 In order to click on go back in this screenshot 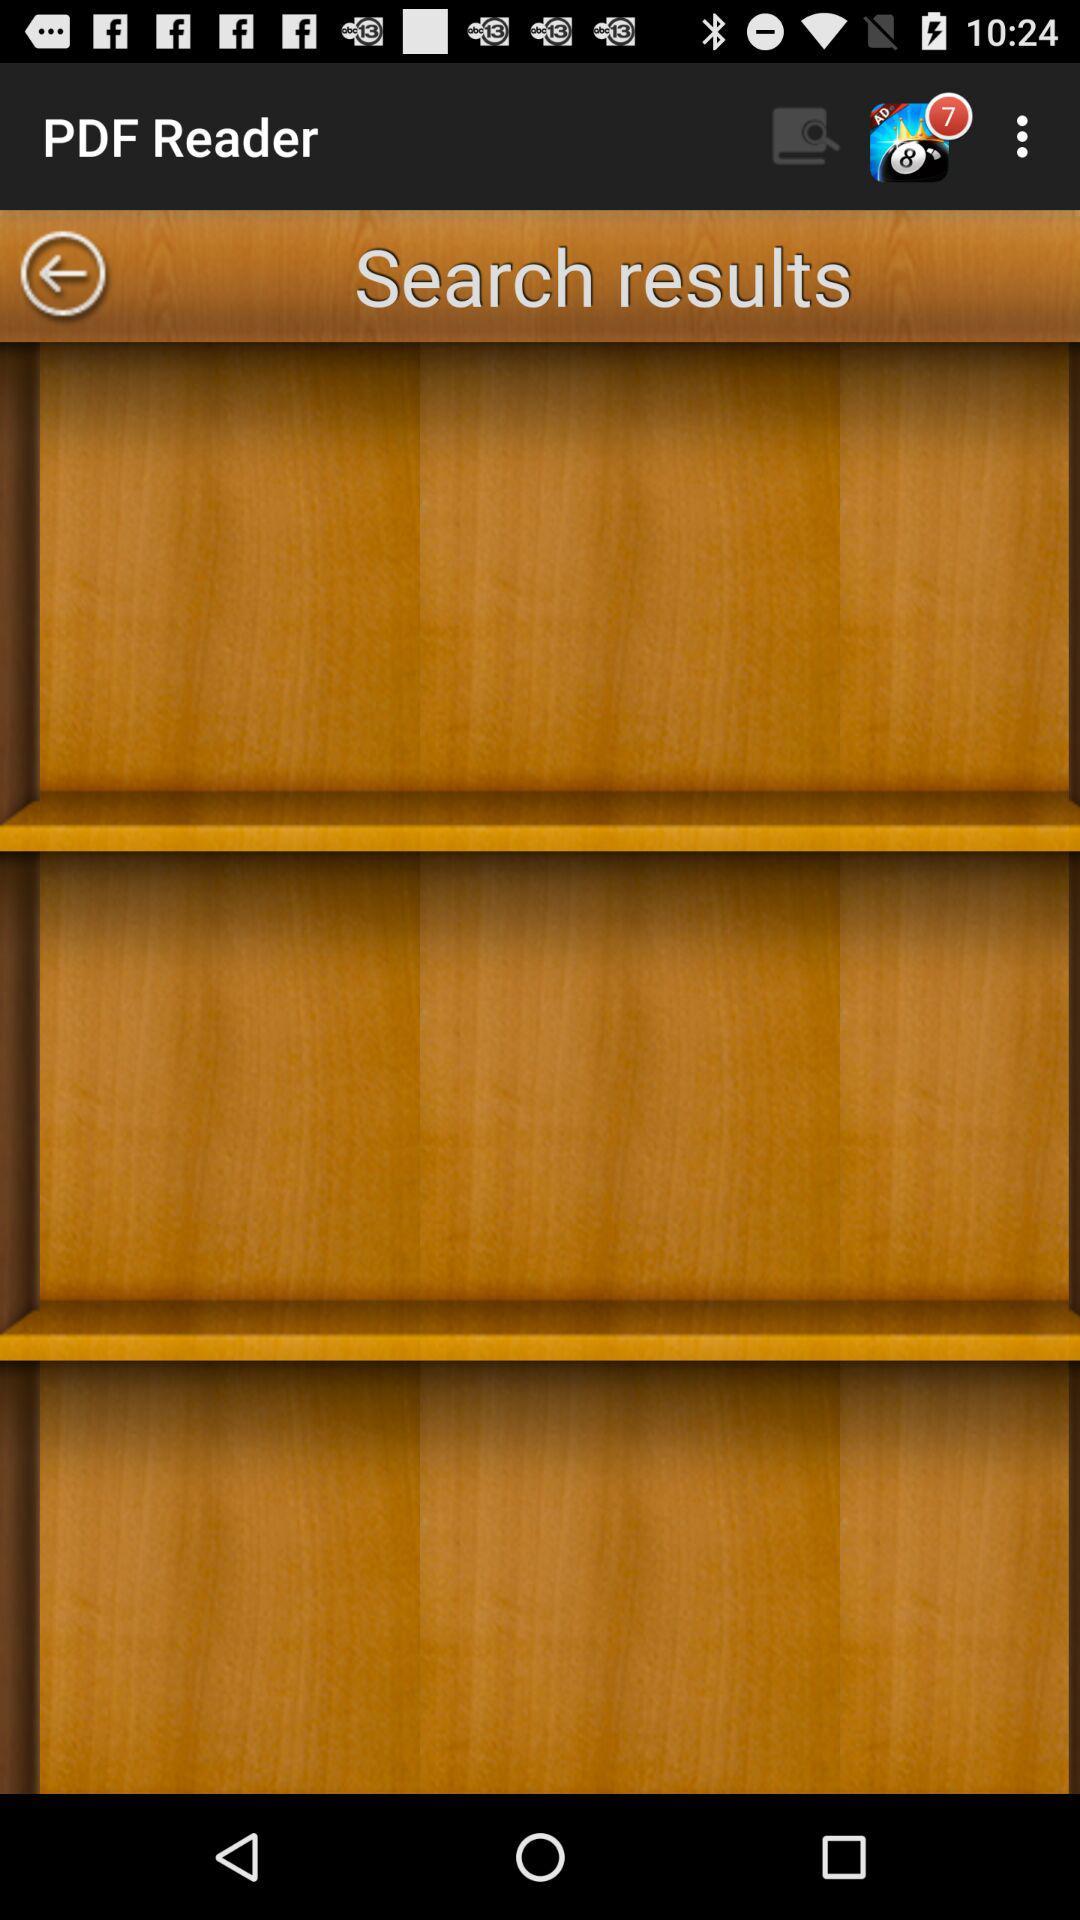, I will do `click(61, 274)`.